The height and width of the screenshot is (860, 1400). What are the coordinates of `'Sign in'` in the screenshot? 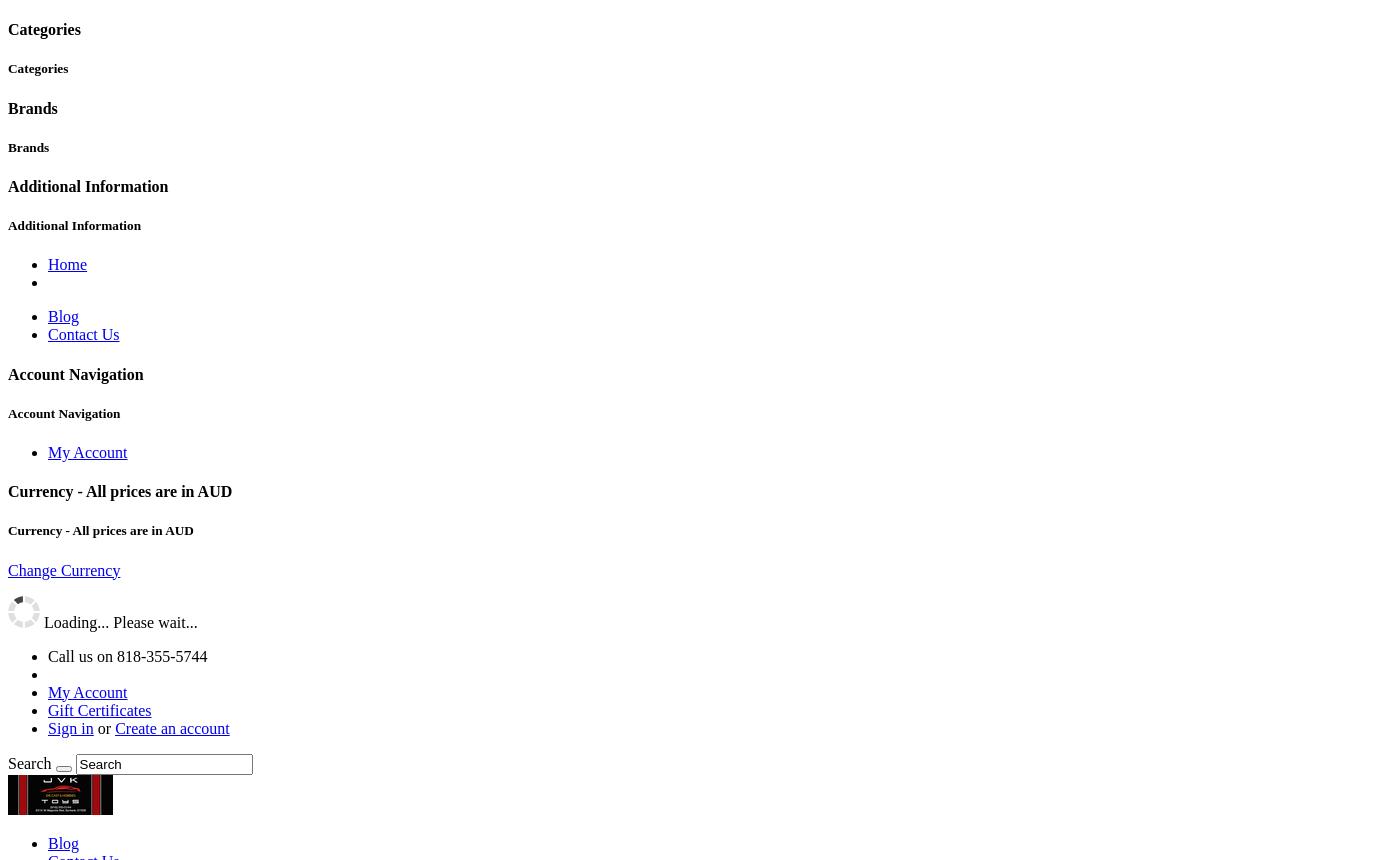 It's located at (70, 726).